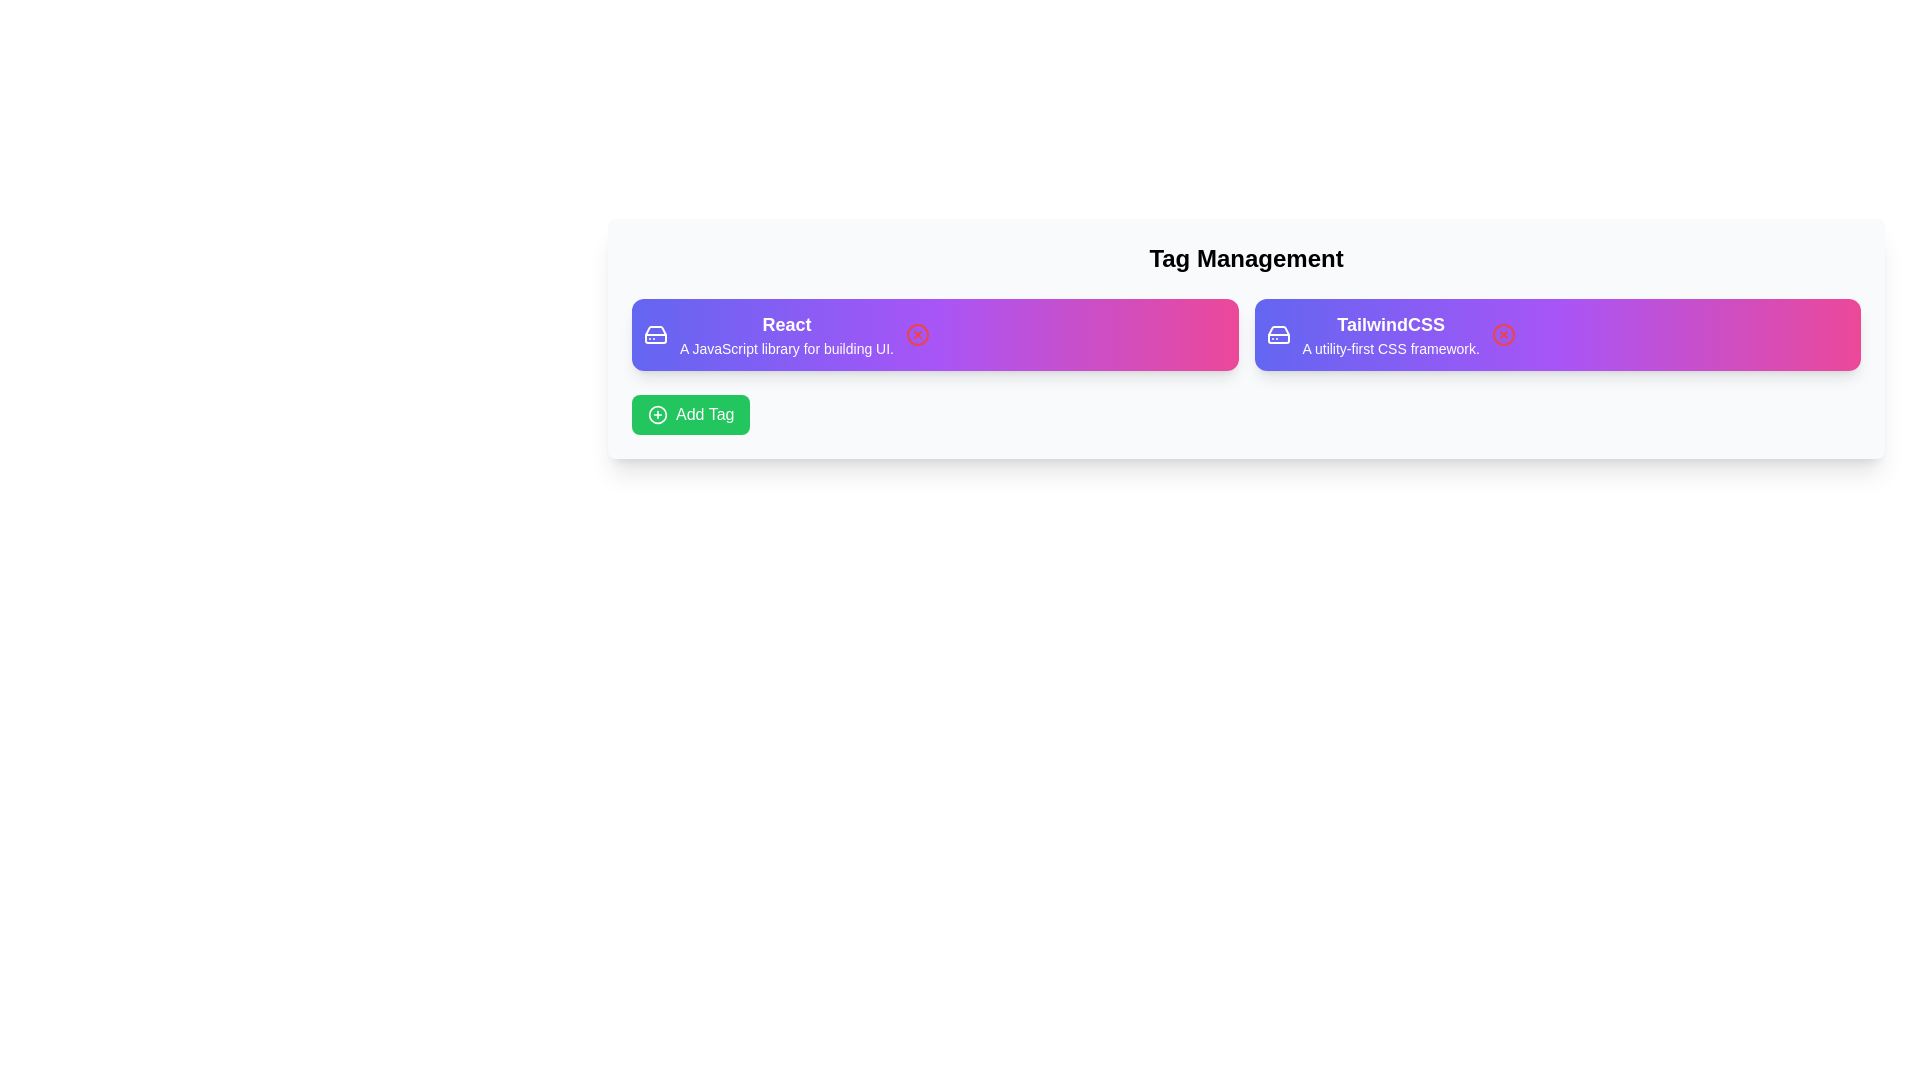  Describe the element at coordinates (916, 334) in the screenshot. I see `the cancellation icon (circle enclosing an 'X') located in the 'React' card under the 'Tag Management' section` at that location.